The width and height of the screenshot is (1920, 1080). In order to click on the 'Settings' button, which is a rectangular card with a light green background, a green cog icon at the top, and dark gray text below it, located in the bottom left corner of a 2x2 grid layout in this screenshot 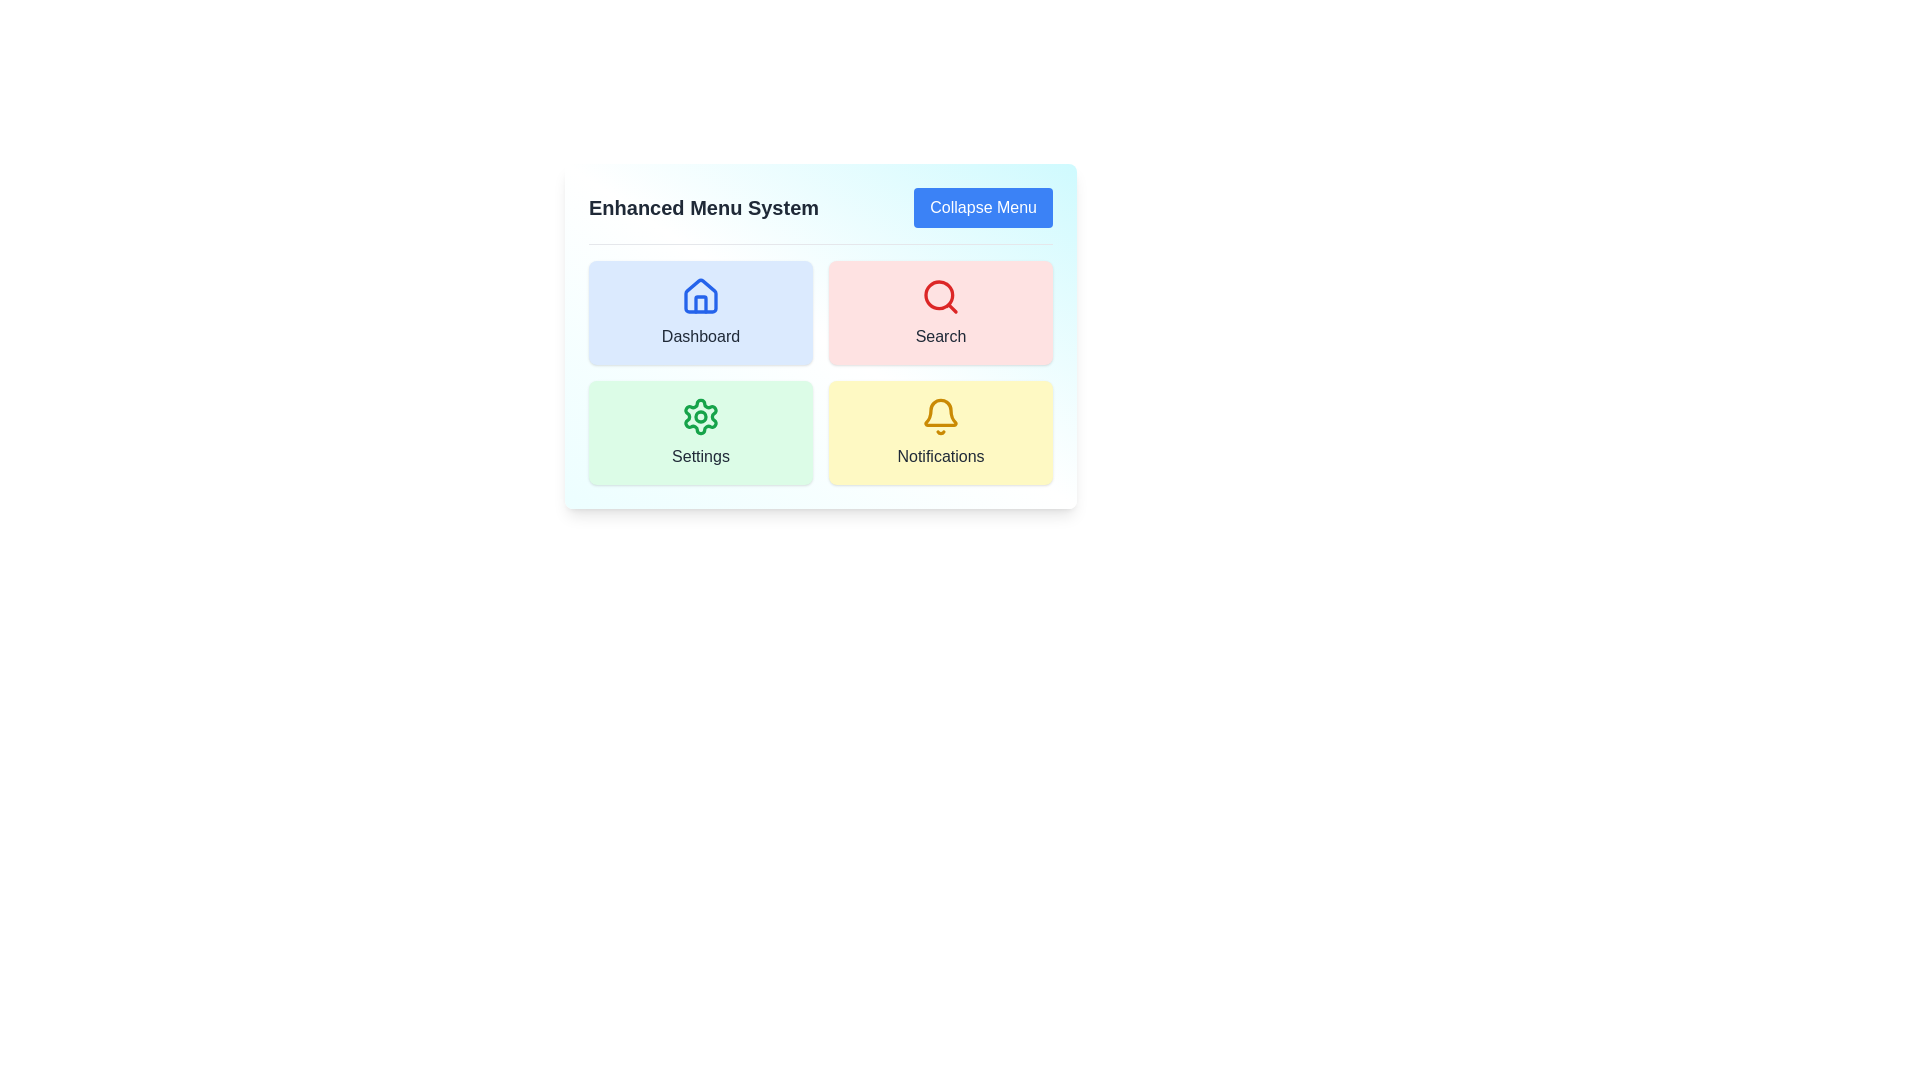, I will do `click(700, 431)`.